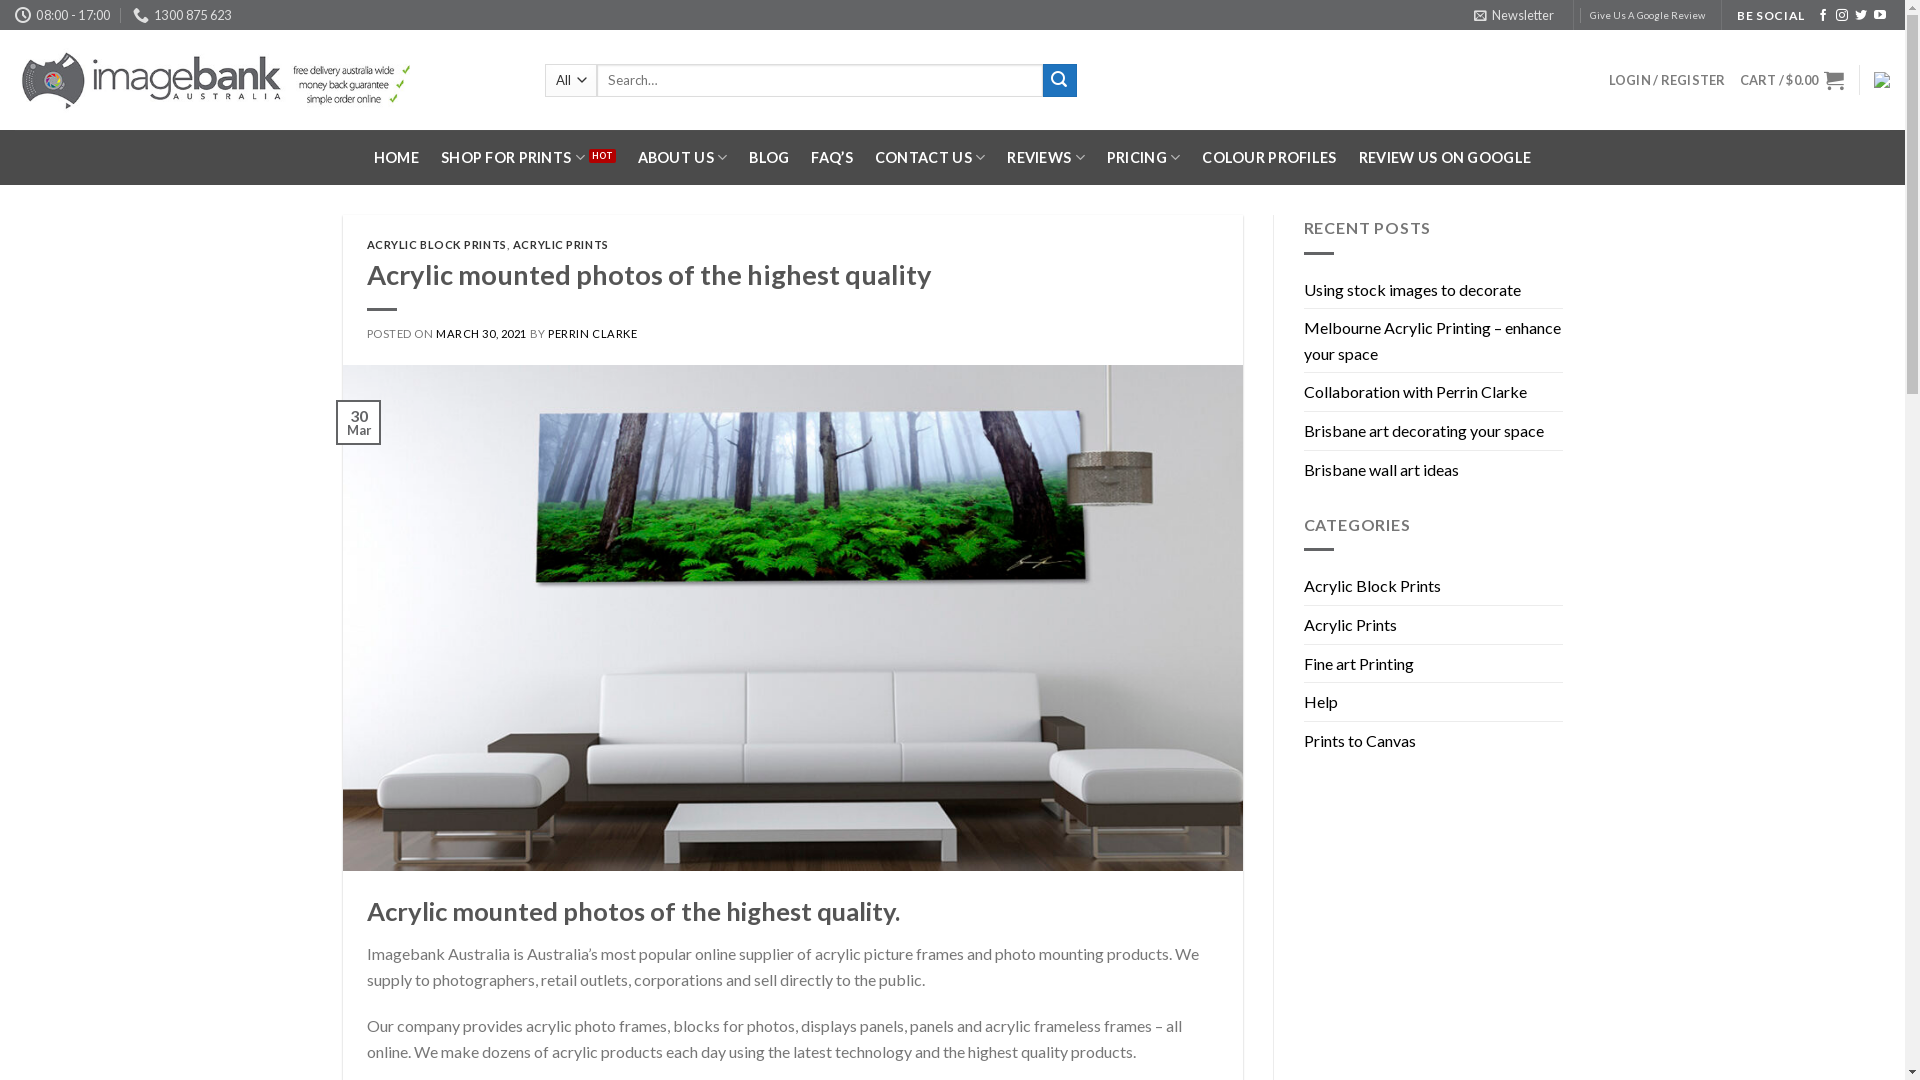 Image resolution: width=1920 pixels, height=1080 pixels. What do you see at coordinates (1791, 79) in the screenshot?
I see `'CART / $0.00'` at bounding box center [1791, 79].